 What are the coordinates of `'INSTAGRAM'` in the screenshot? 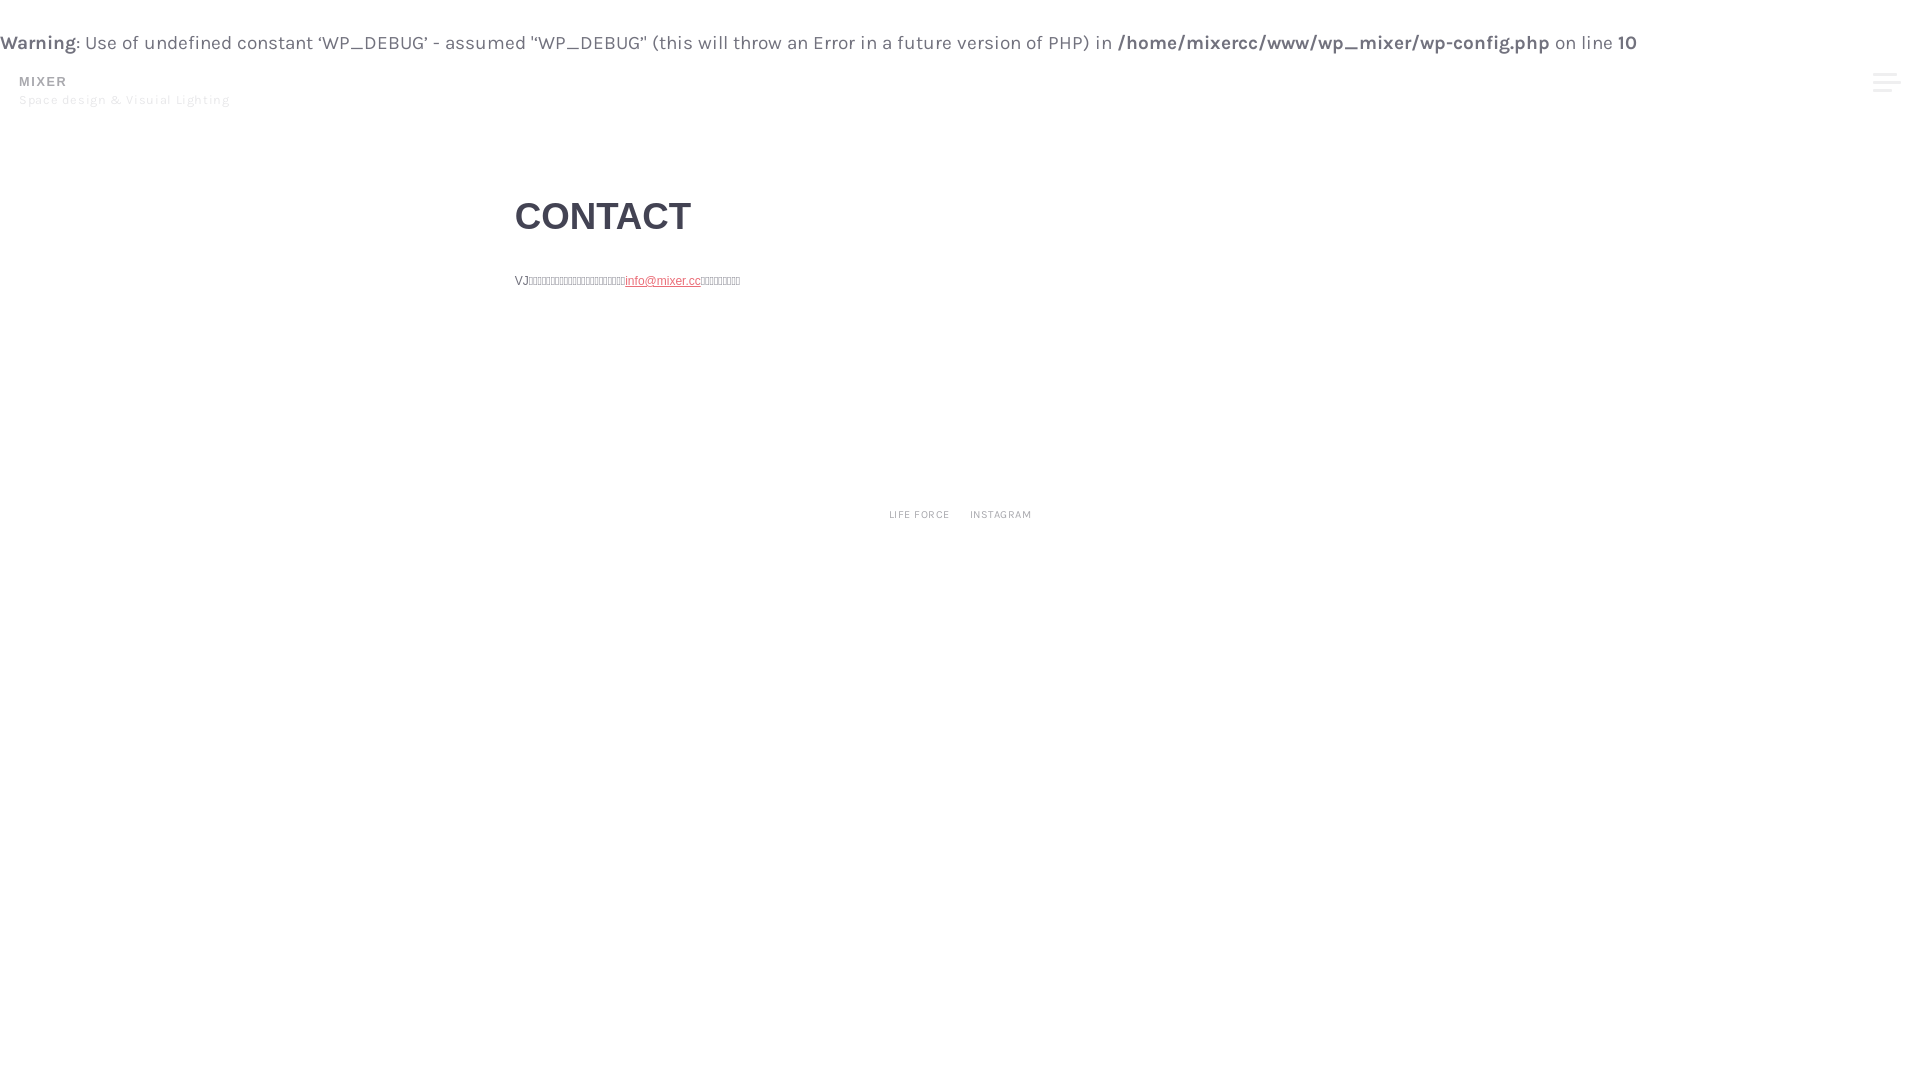 It's located at (1001, 514).